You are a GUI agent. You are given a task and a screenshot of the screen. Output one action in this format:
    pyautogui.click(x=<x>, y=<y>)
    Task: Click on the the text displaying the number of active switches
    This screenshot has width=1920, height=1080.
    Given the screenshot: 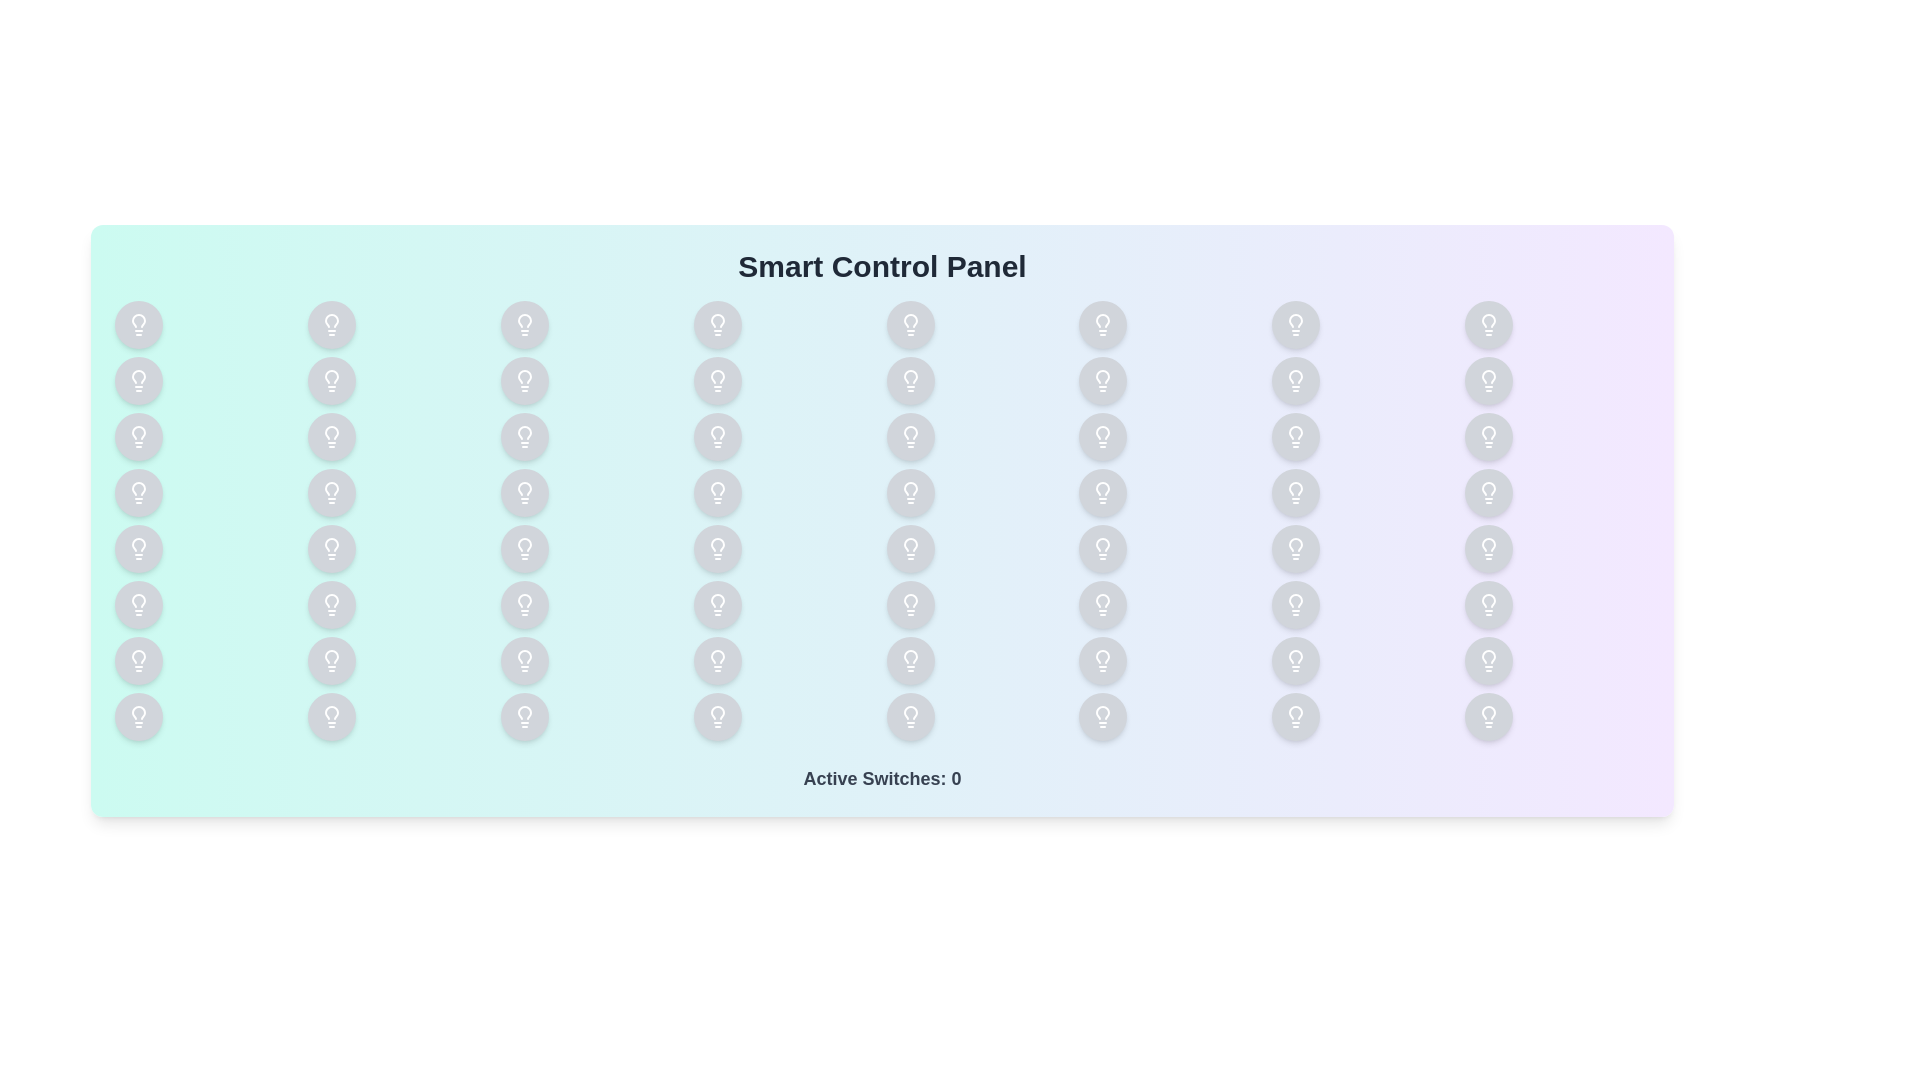 What is the action you would take?
    pyautogui.click(x=881, y=778)
    